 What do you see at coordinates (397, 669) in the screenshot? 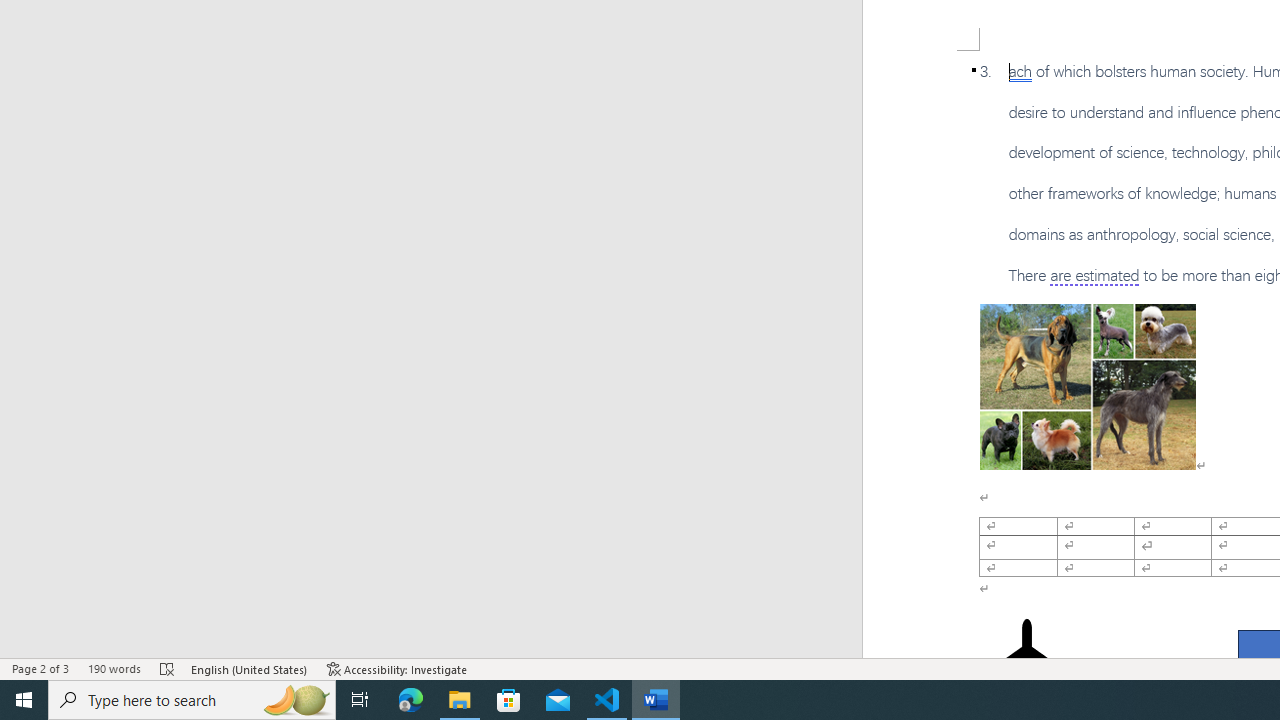
I see `'Accessibility Checker Accessibility: Investigate'` at bounding box center [397, 669].